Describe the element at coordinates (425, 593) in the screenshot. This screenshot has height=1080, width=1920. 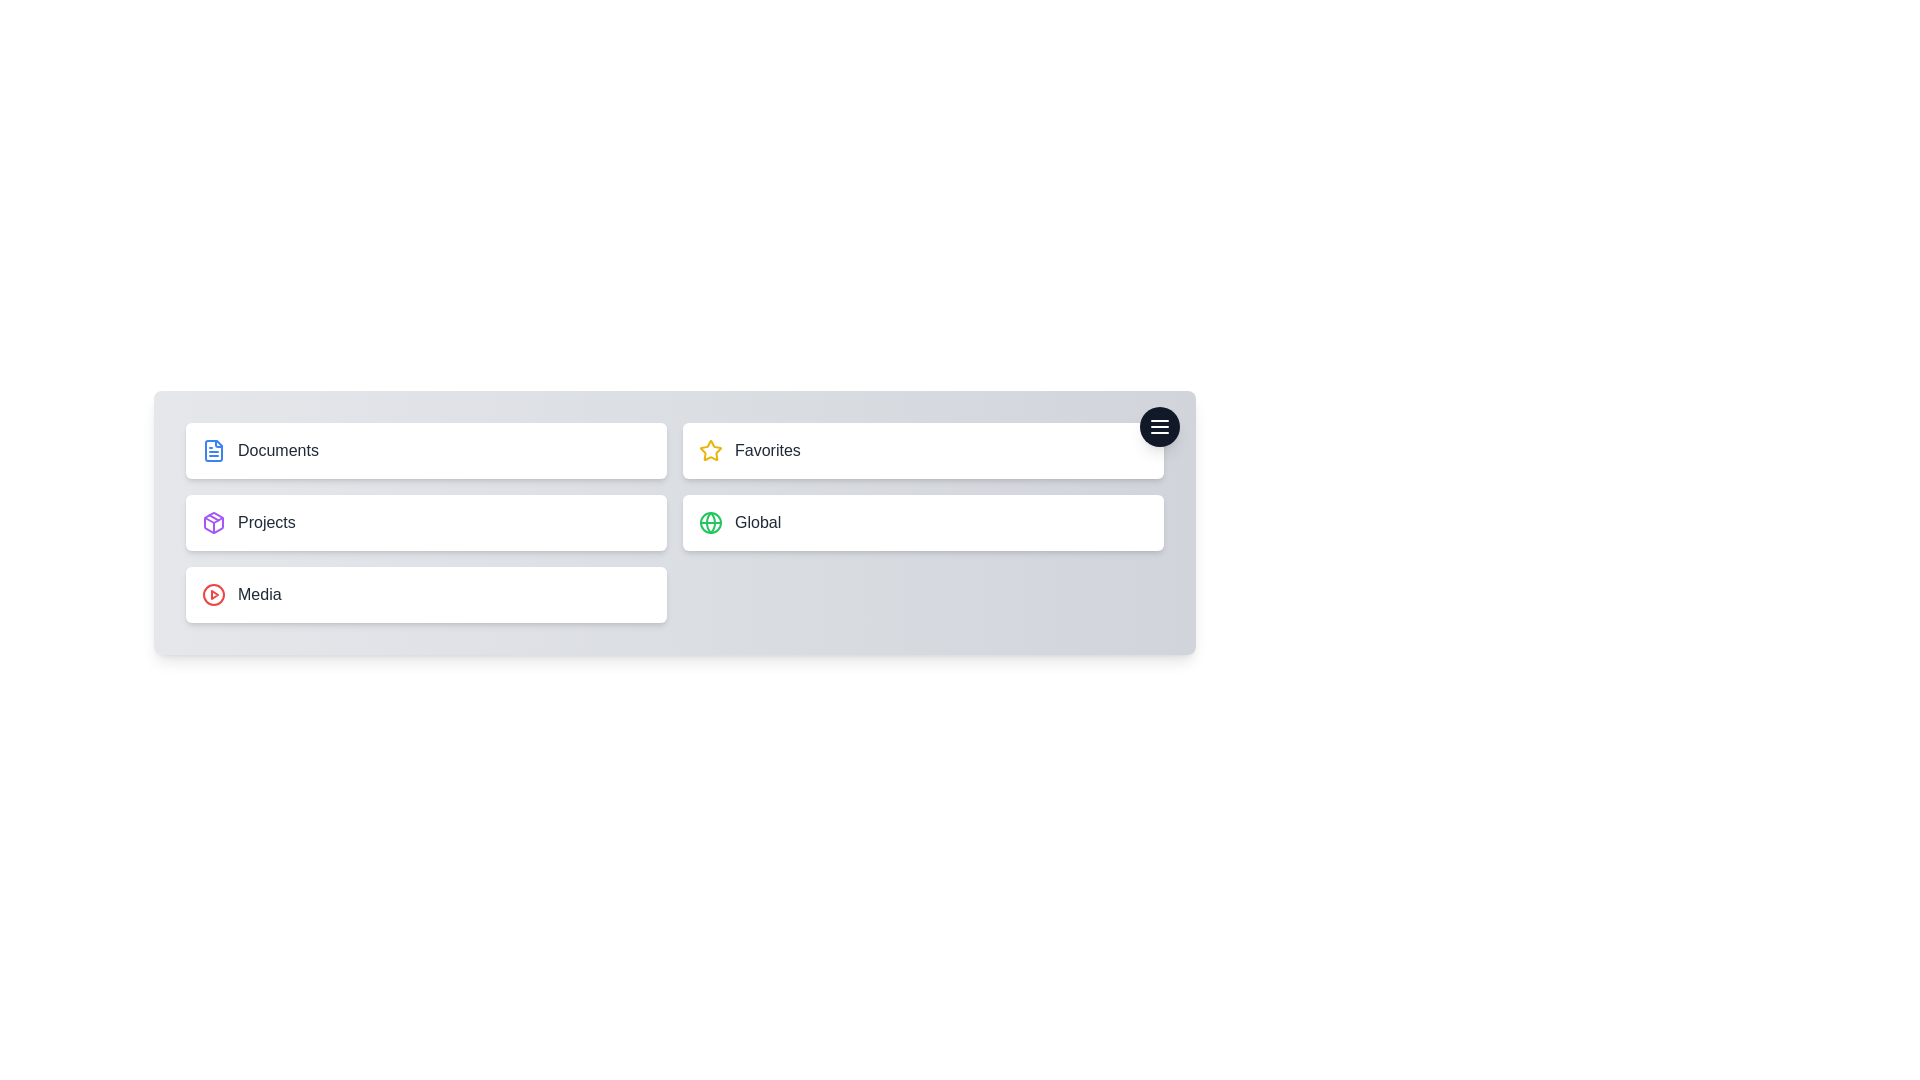
I see `the menu item labeled Media to preview its effects` at that location.